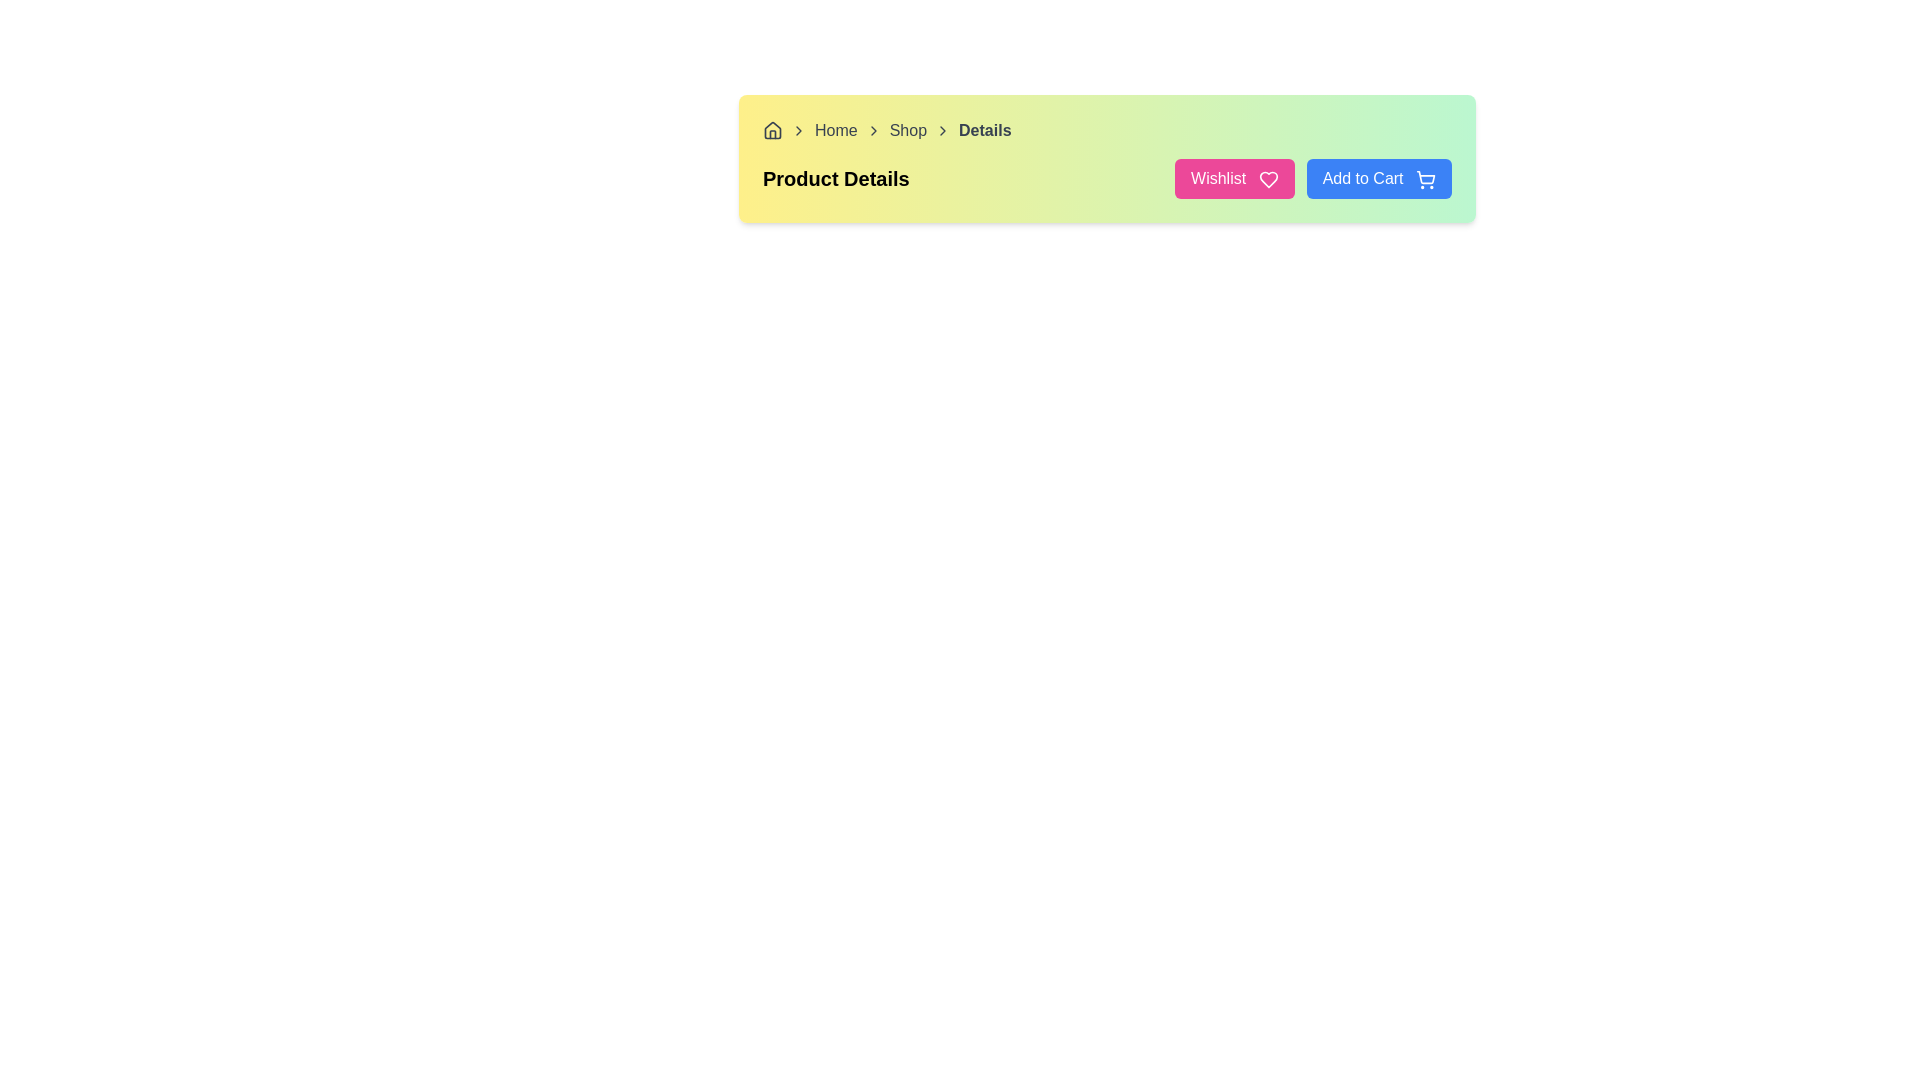  What do you see at coordinates (873, 131) in the screenshot?
I see `the chevron icon in the breadcrumb navigation bar that separates 'Home' and 'Shop' links` at bounding box center [873, 131].